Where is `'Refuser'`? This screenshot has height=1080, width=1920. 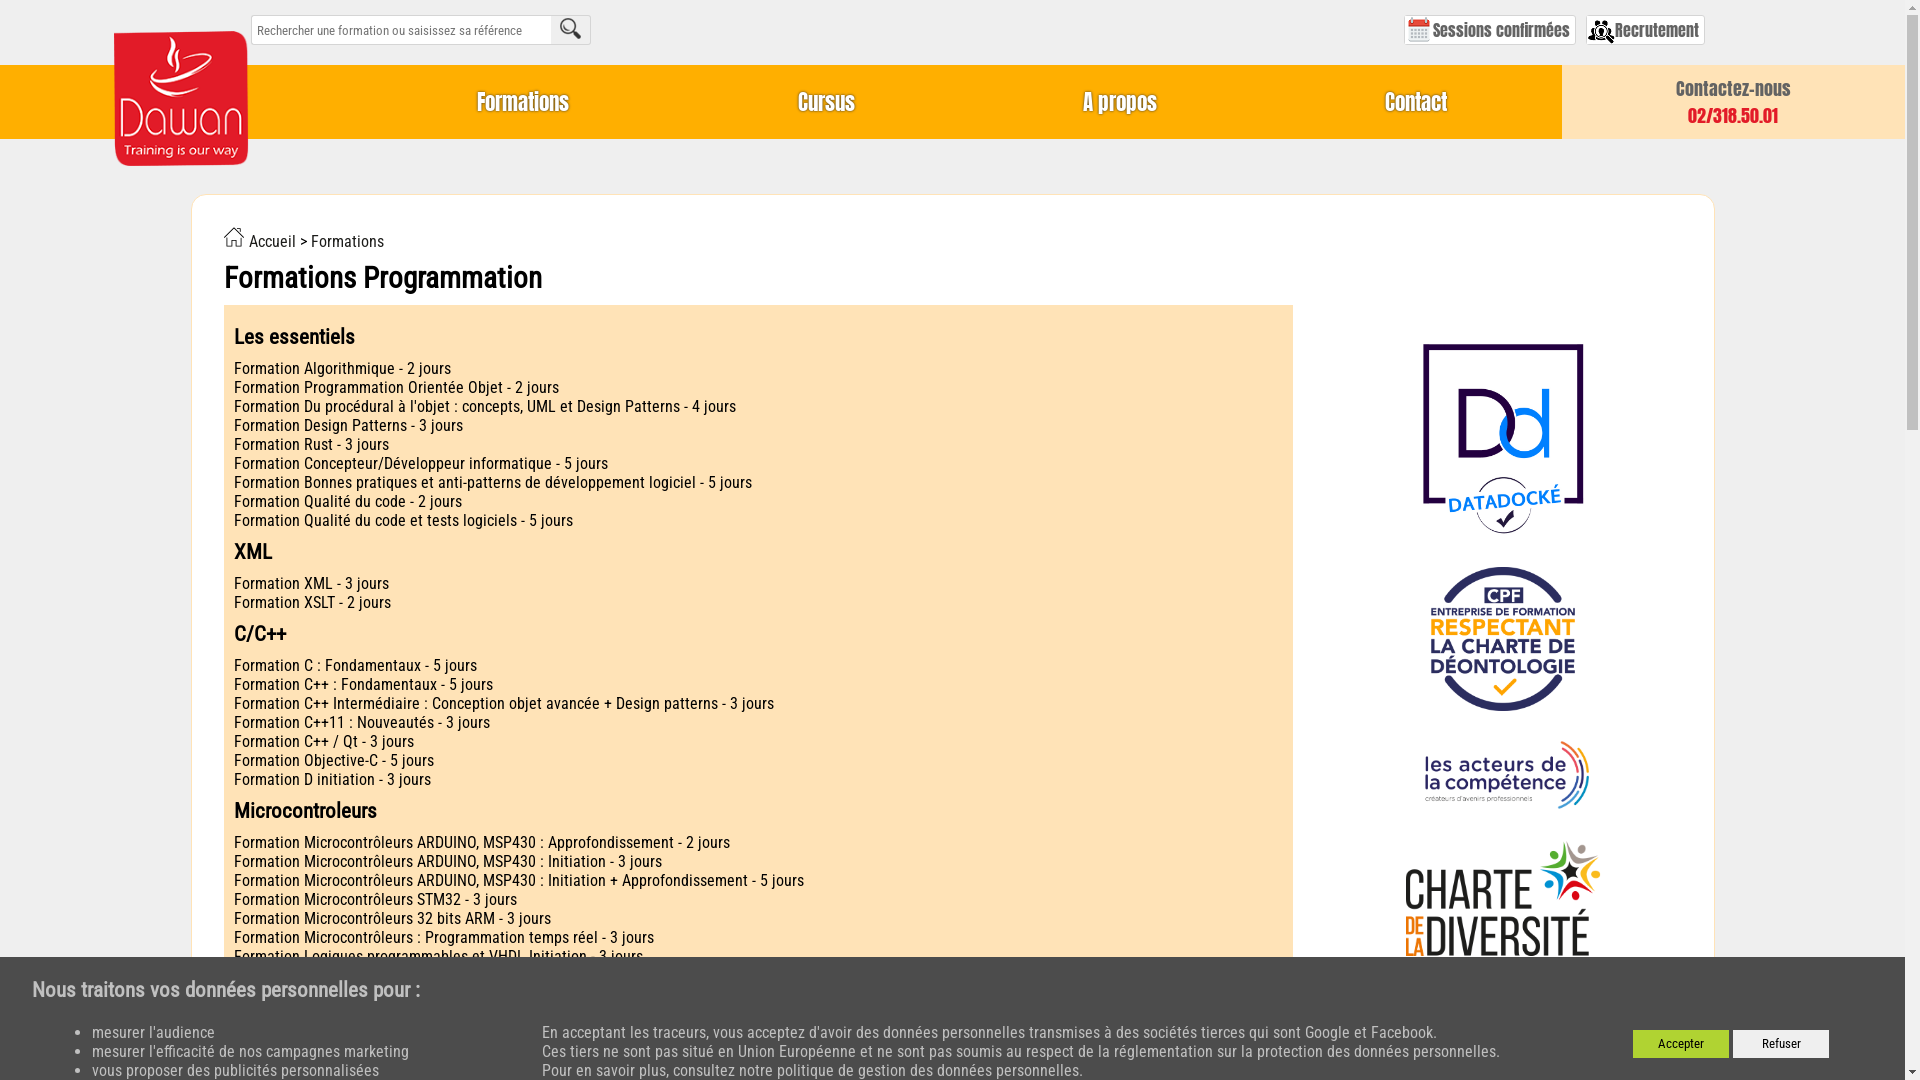 'Refuser' is located at coordinates (1780, 1043).